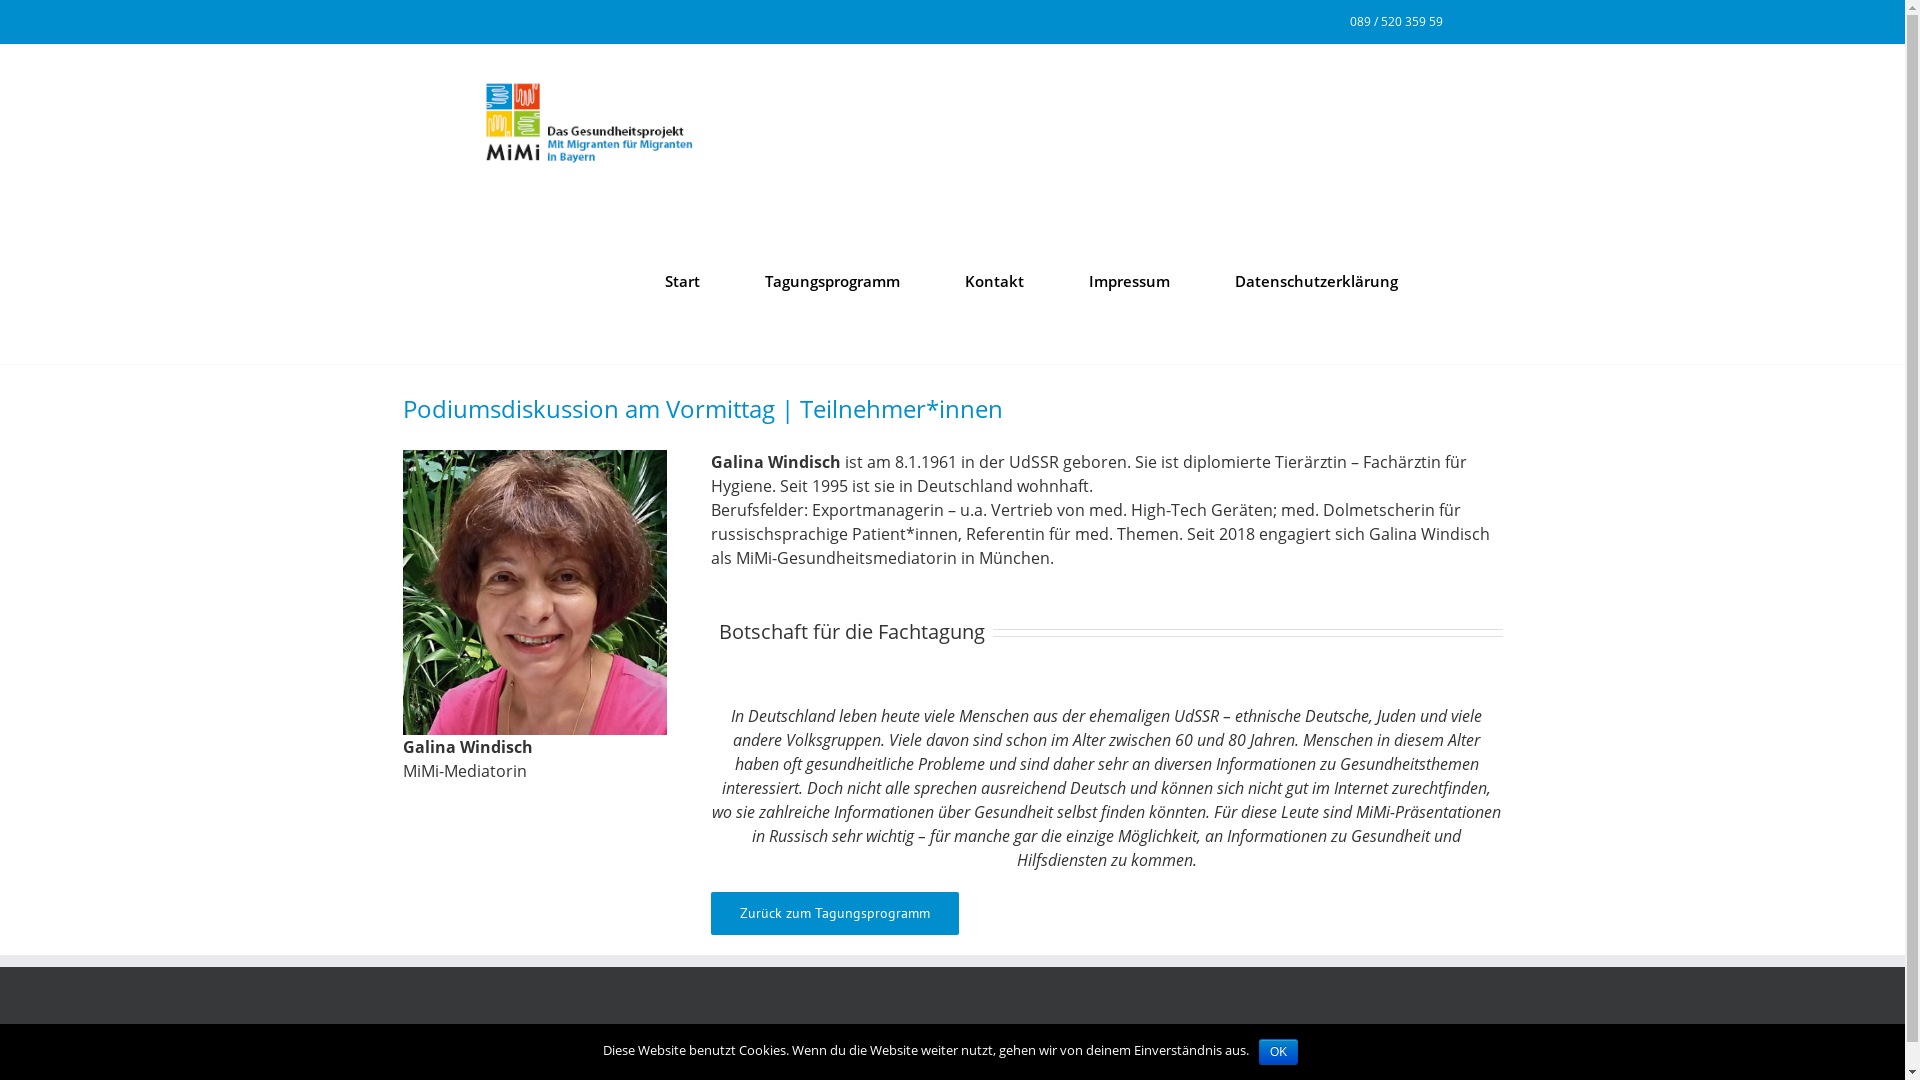 The height and width of the screenshot is (1080, 1920). I want to click on 'windisch', so click(533, 591).